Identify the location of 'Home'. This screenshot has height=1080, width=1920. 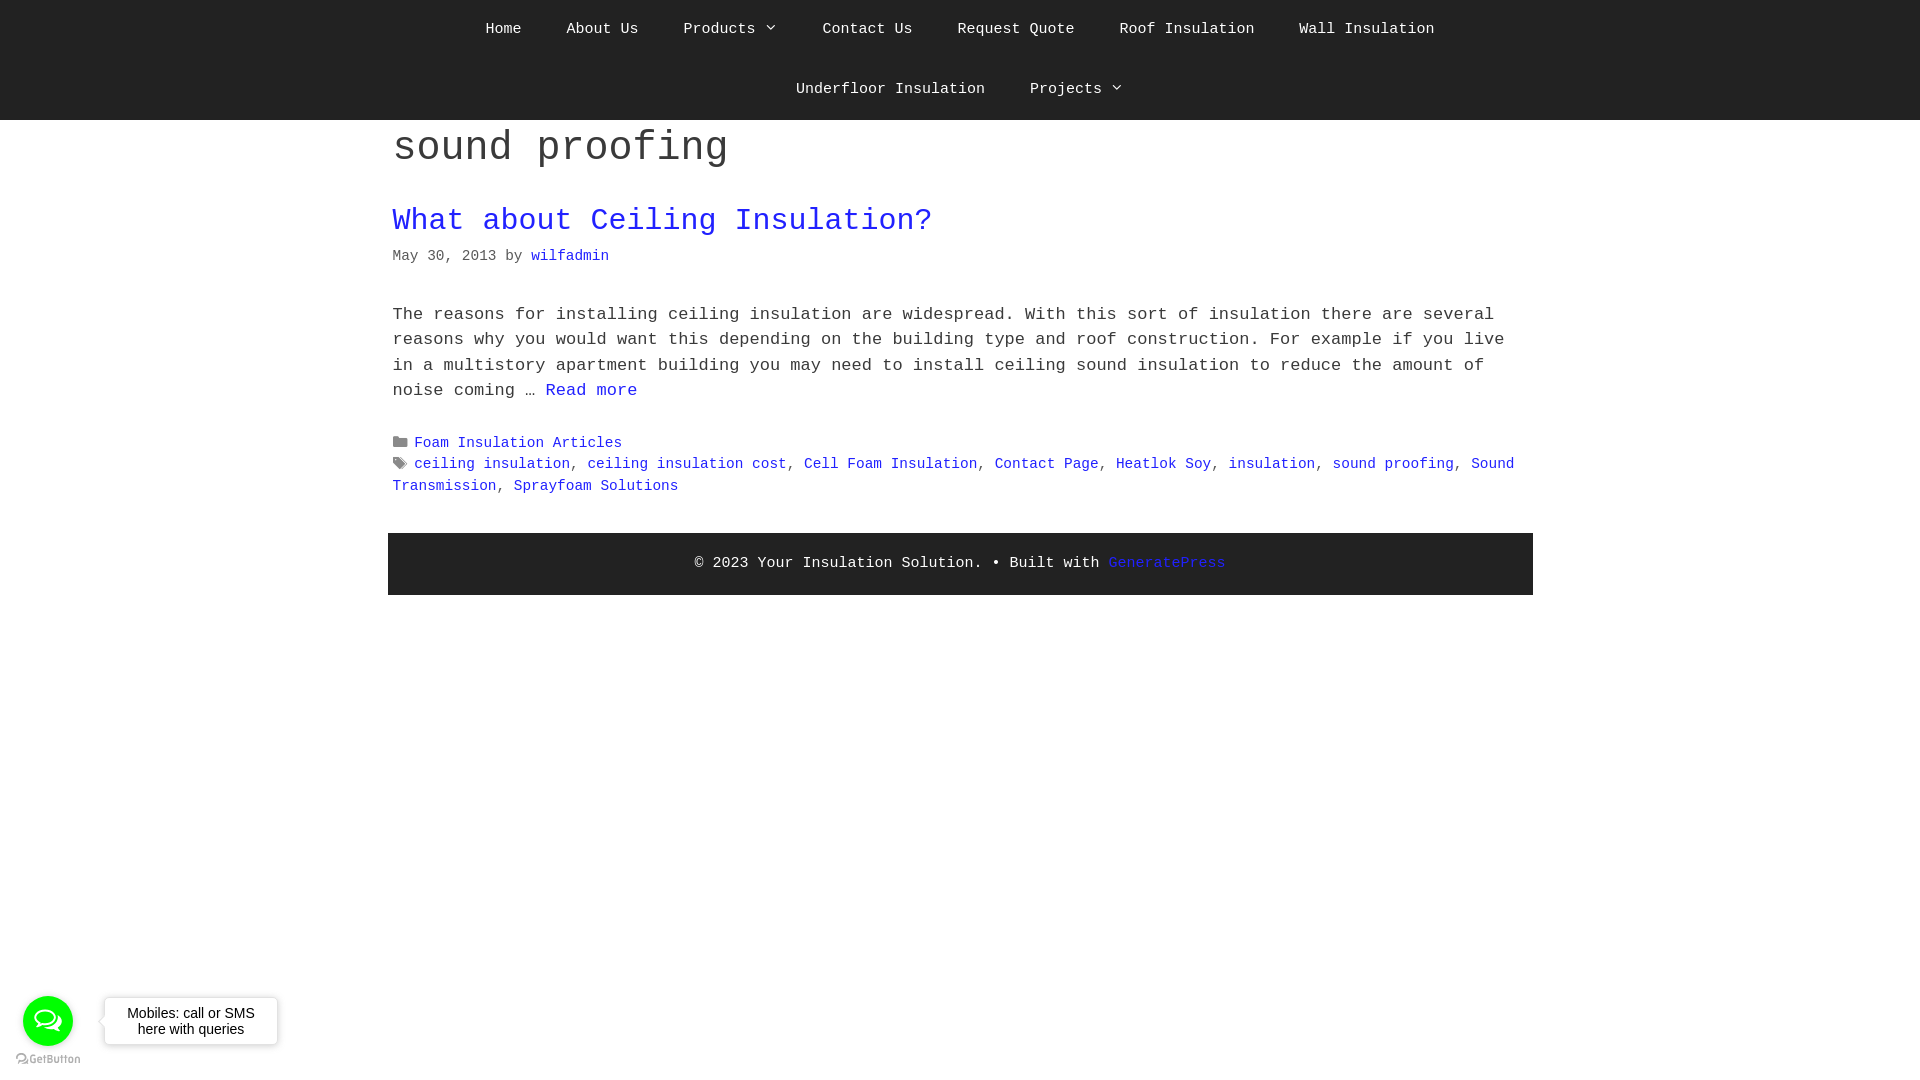
(504, 30).